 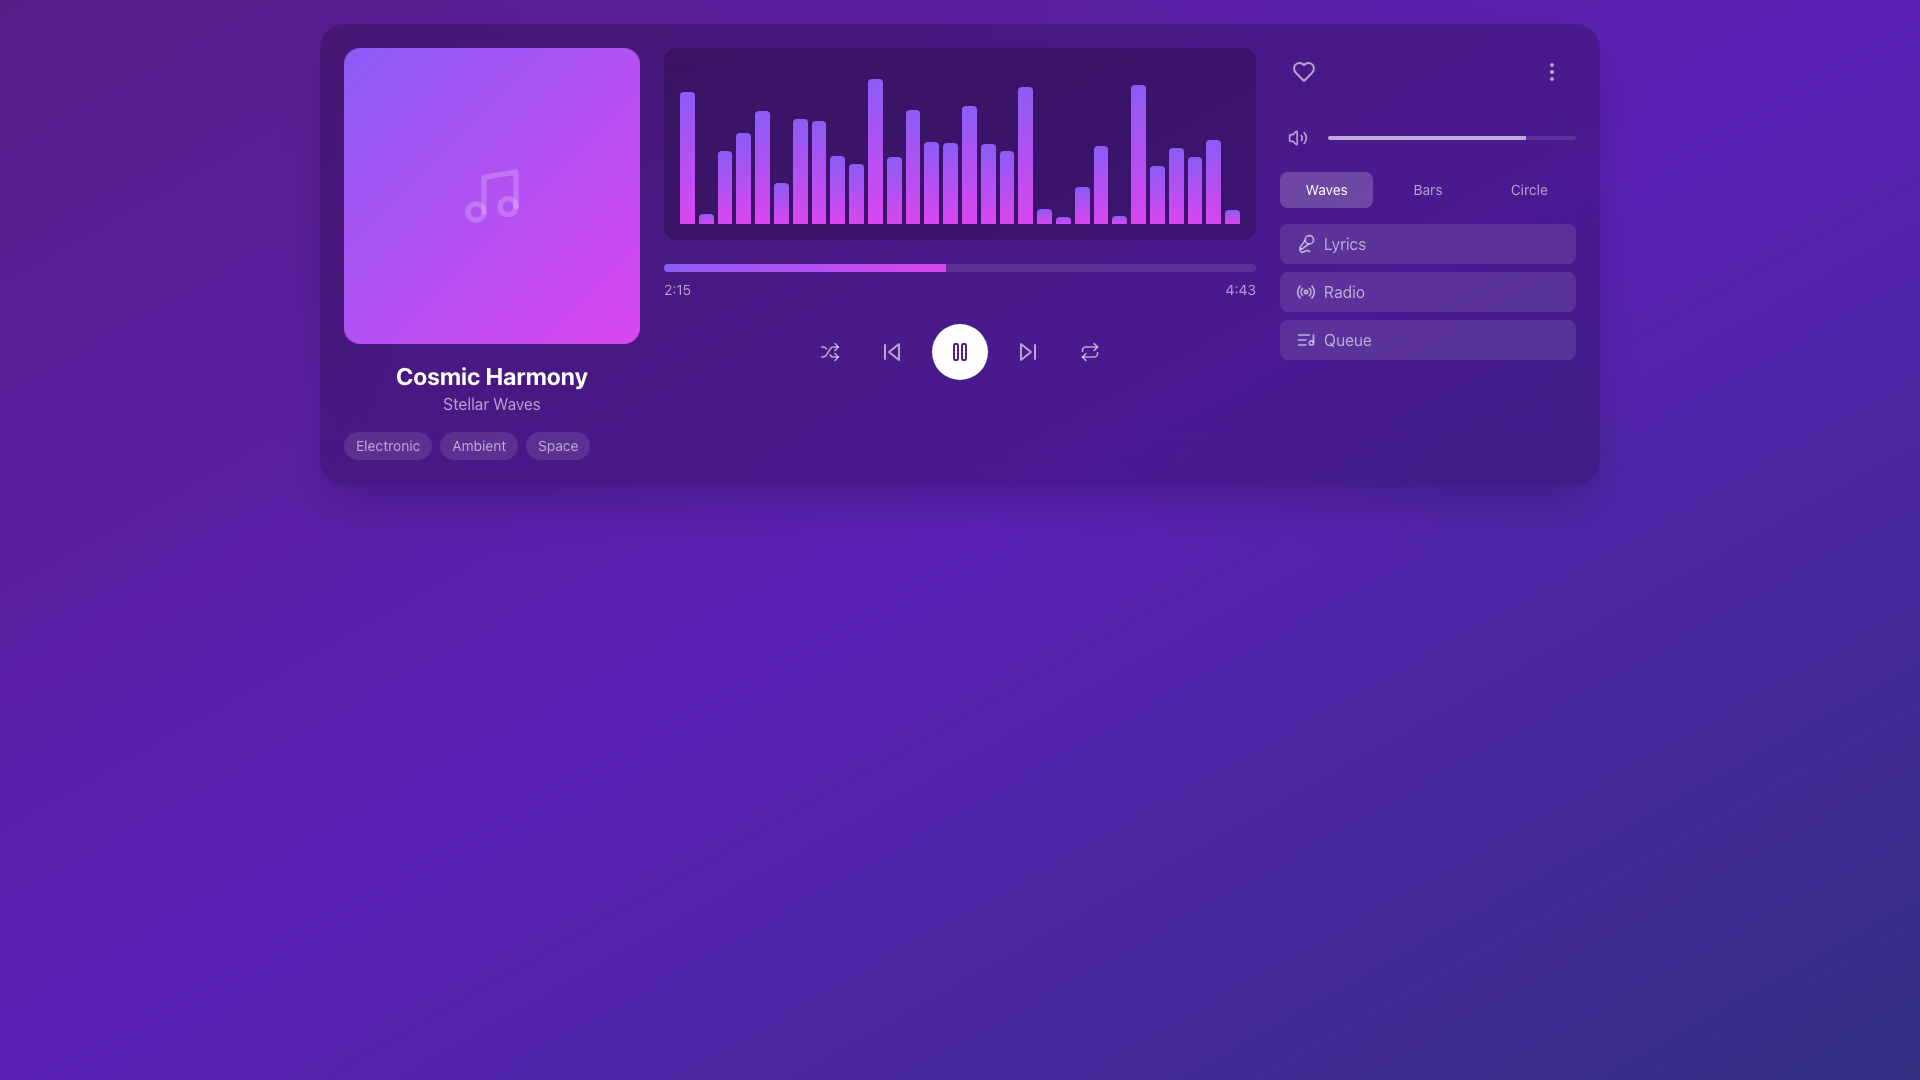 I want to click on visual representation of the 26th bar in the bar chart, located near the right end of the chart area, so click(x=1157, y=194).